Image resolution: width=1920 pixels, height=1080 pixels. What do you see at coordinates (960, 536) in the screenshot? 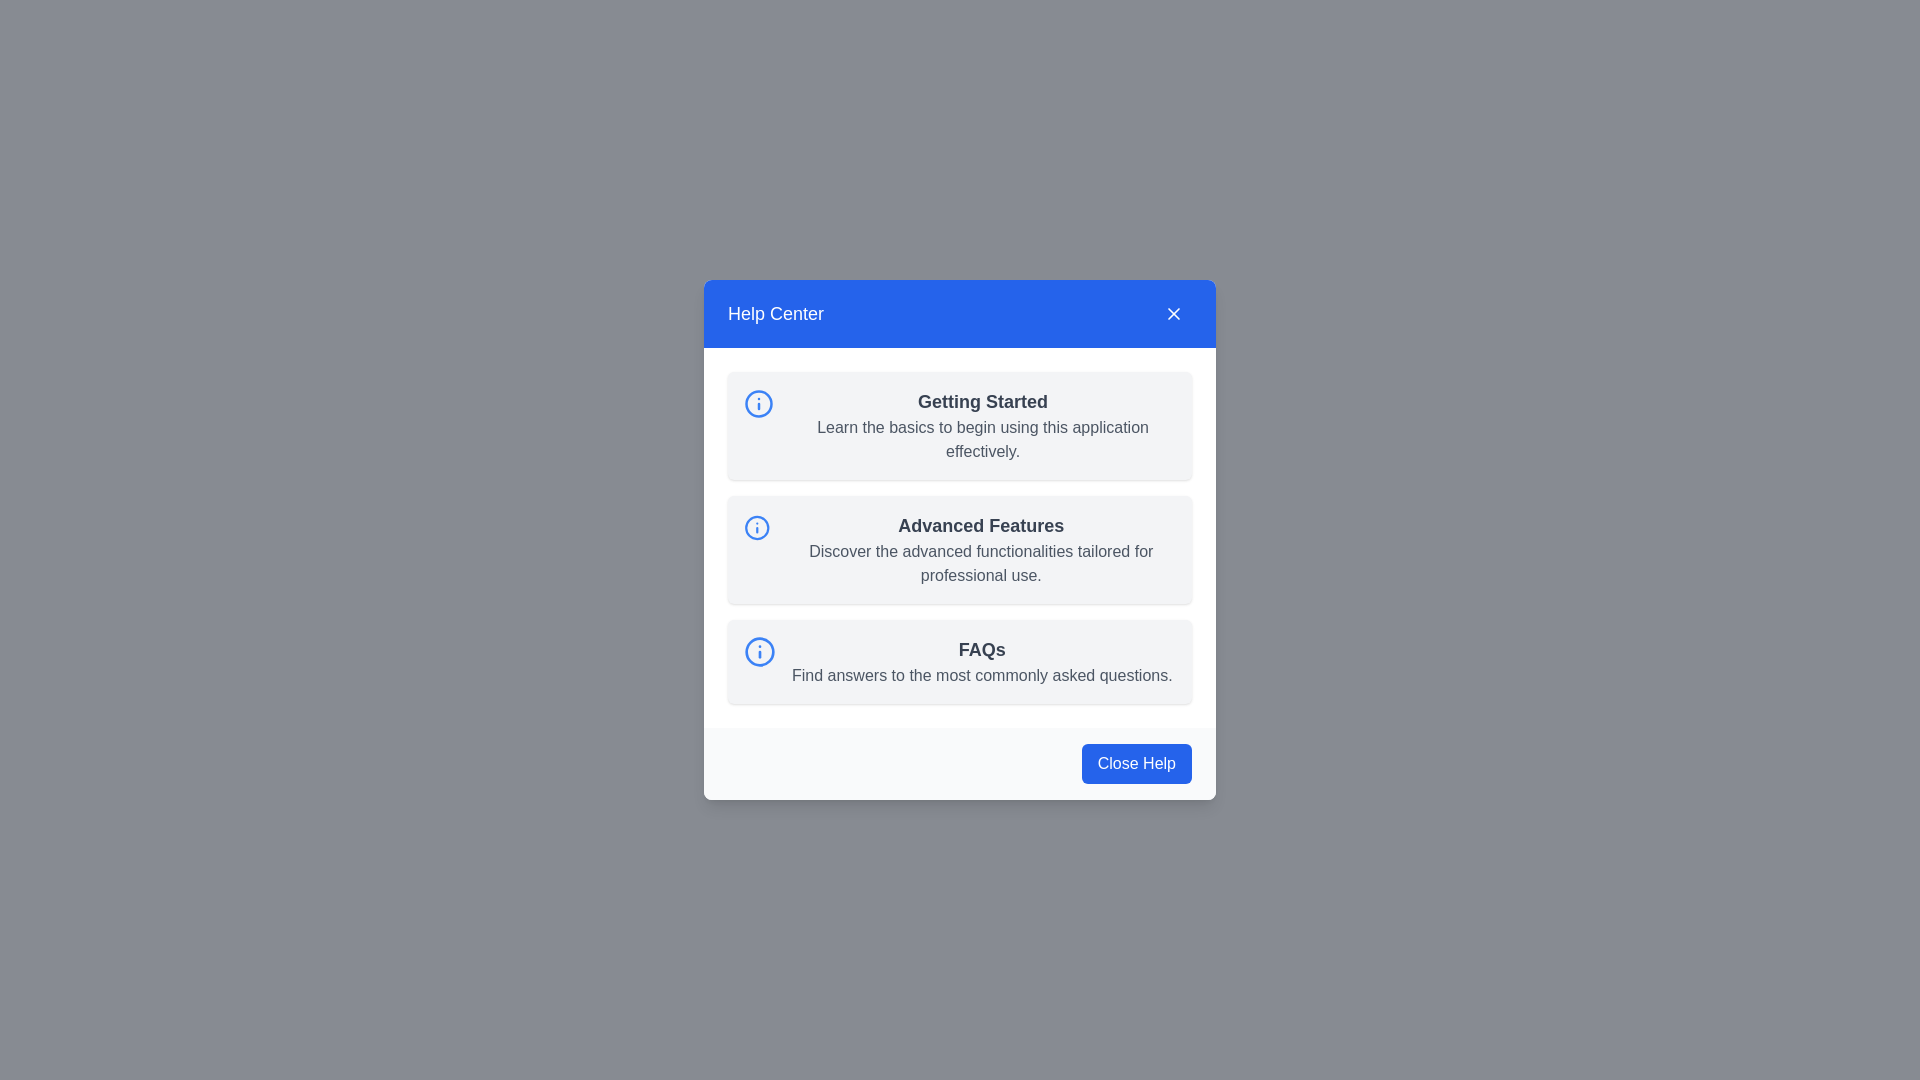
I see `the icon of the 'Advanced Features' section in the Informational panel within the Help Center modal for additional information` at bounding box center [960, 536].